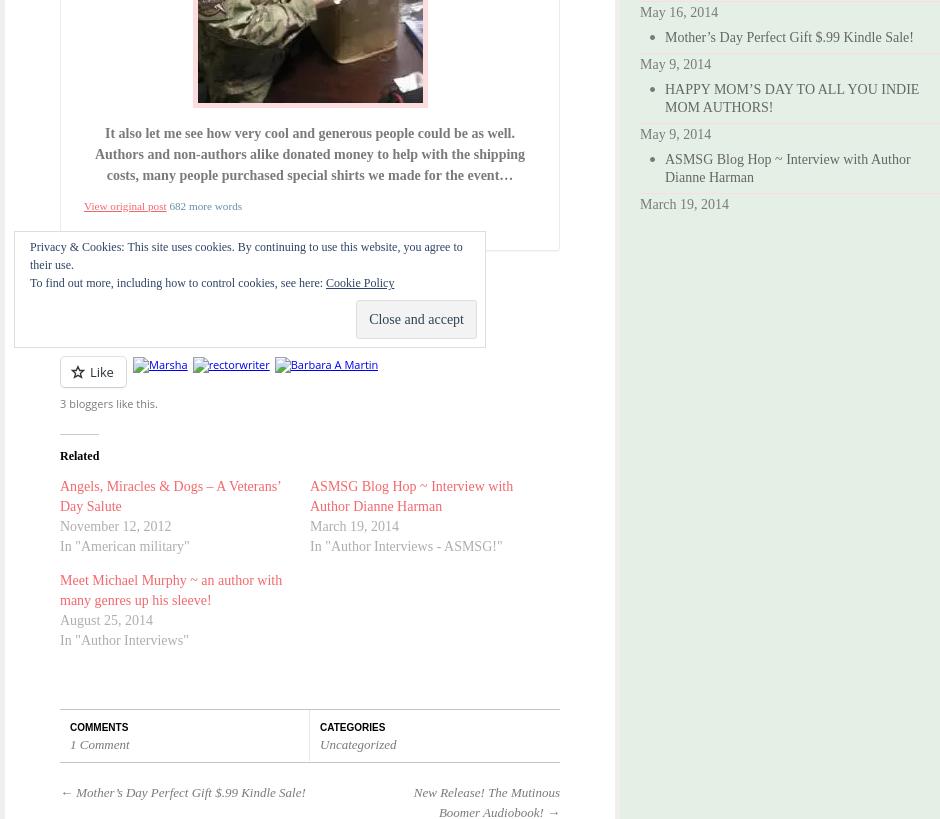 This screenshot has height=819, width=940. What do you see at coordinates (87, 290) in the screenshot?
I see `'Share this:'` at bounding box center [87, 290].